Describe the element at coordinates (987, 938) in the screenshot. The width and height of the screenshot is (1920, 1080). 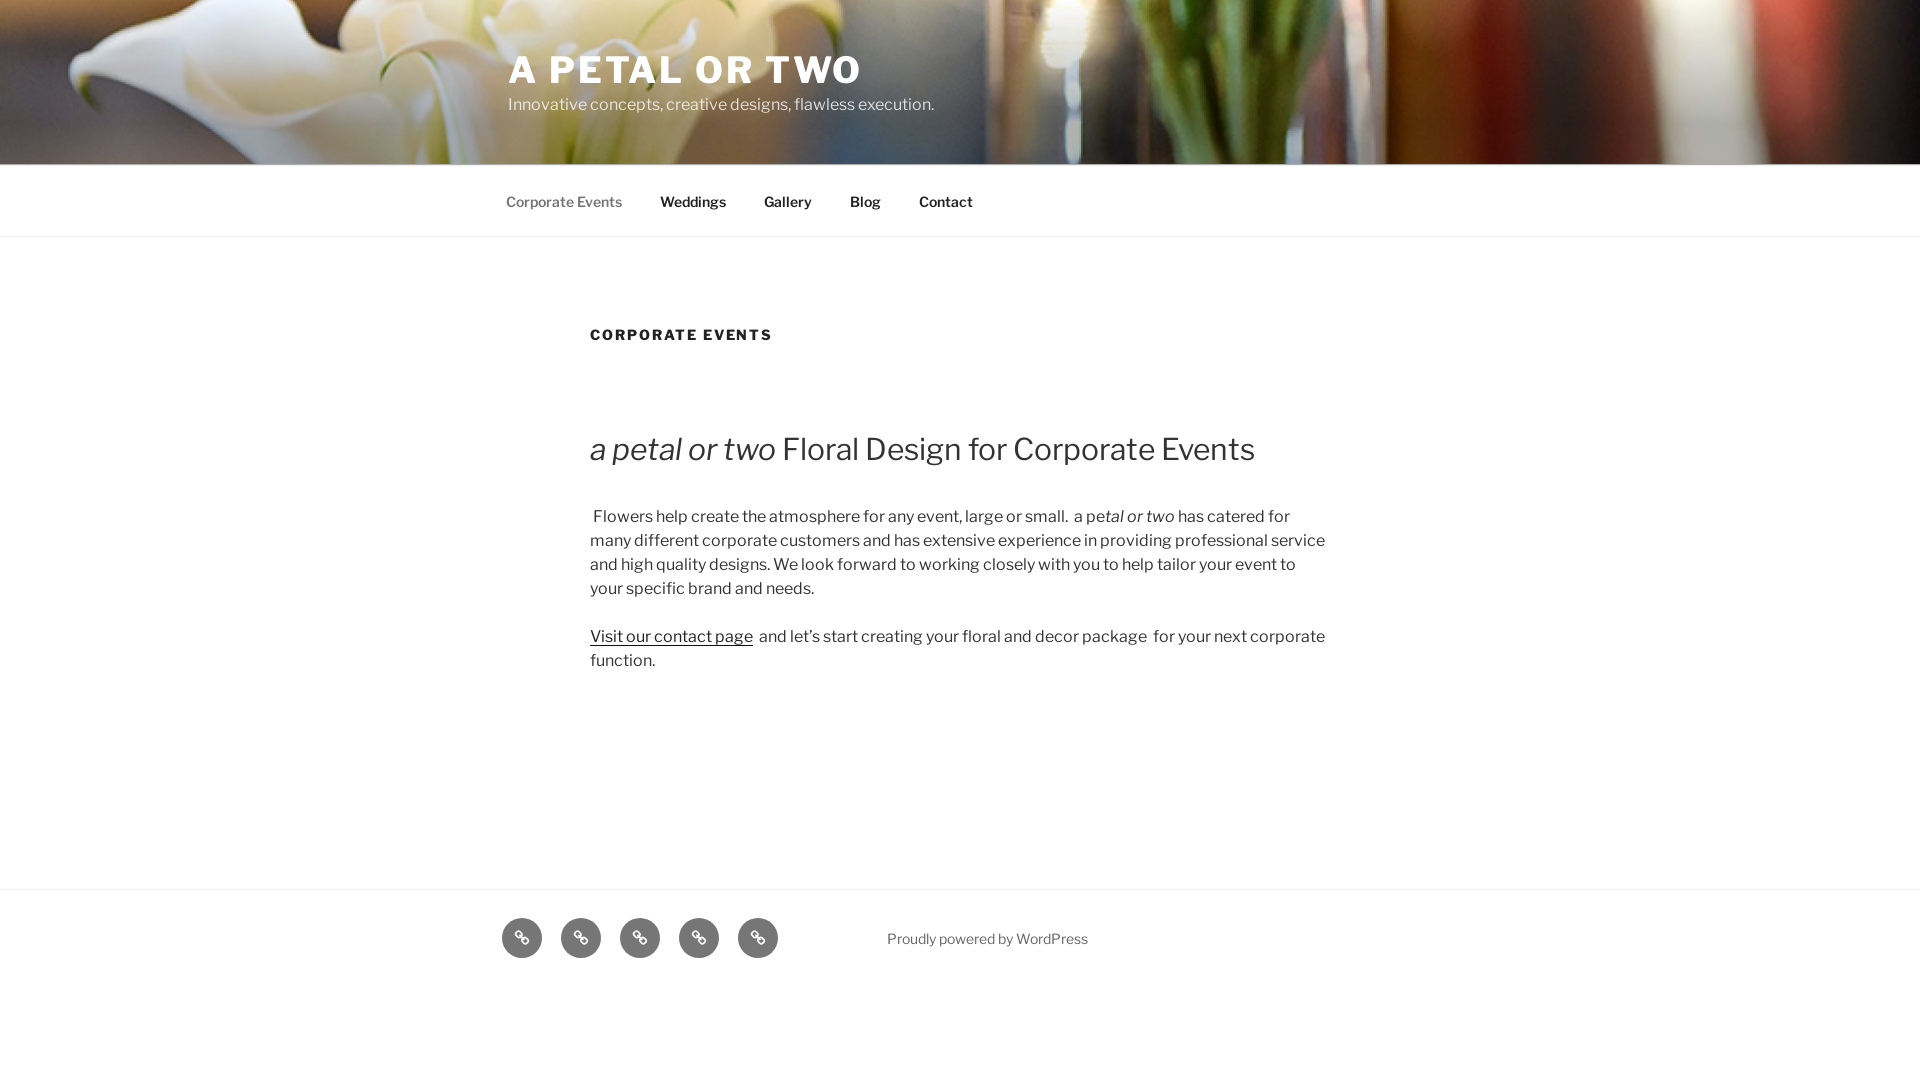
I see `'Proudly powered by WordPress'` at that location.